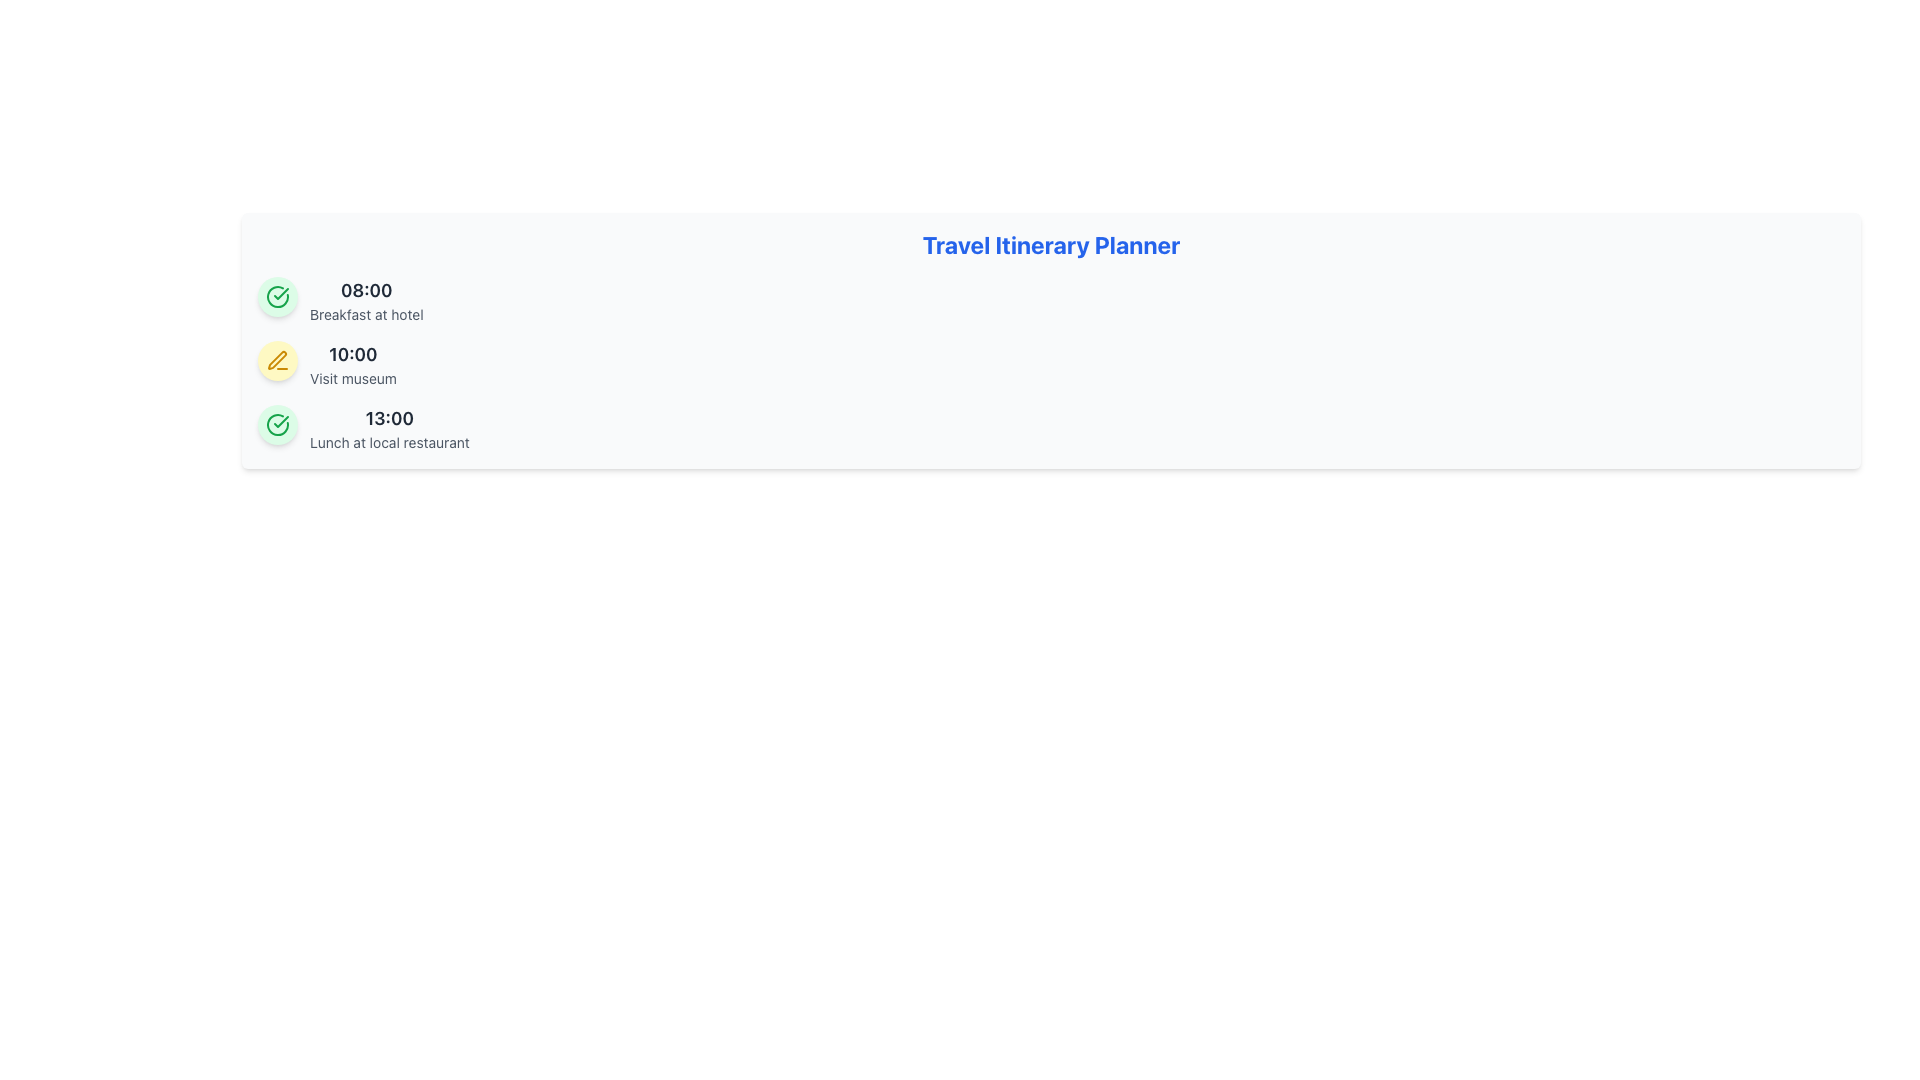 Image resolution: width=1920 pixels, height=1080 pixels. What do you see at coordinates (276, 360) in the screenshot?
I see `the editing icon located slightly to the left of the text '10:00 Visit museum', which signifies that this task can be edited or customized` at bounding box center [276, 360].